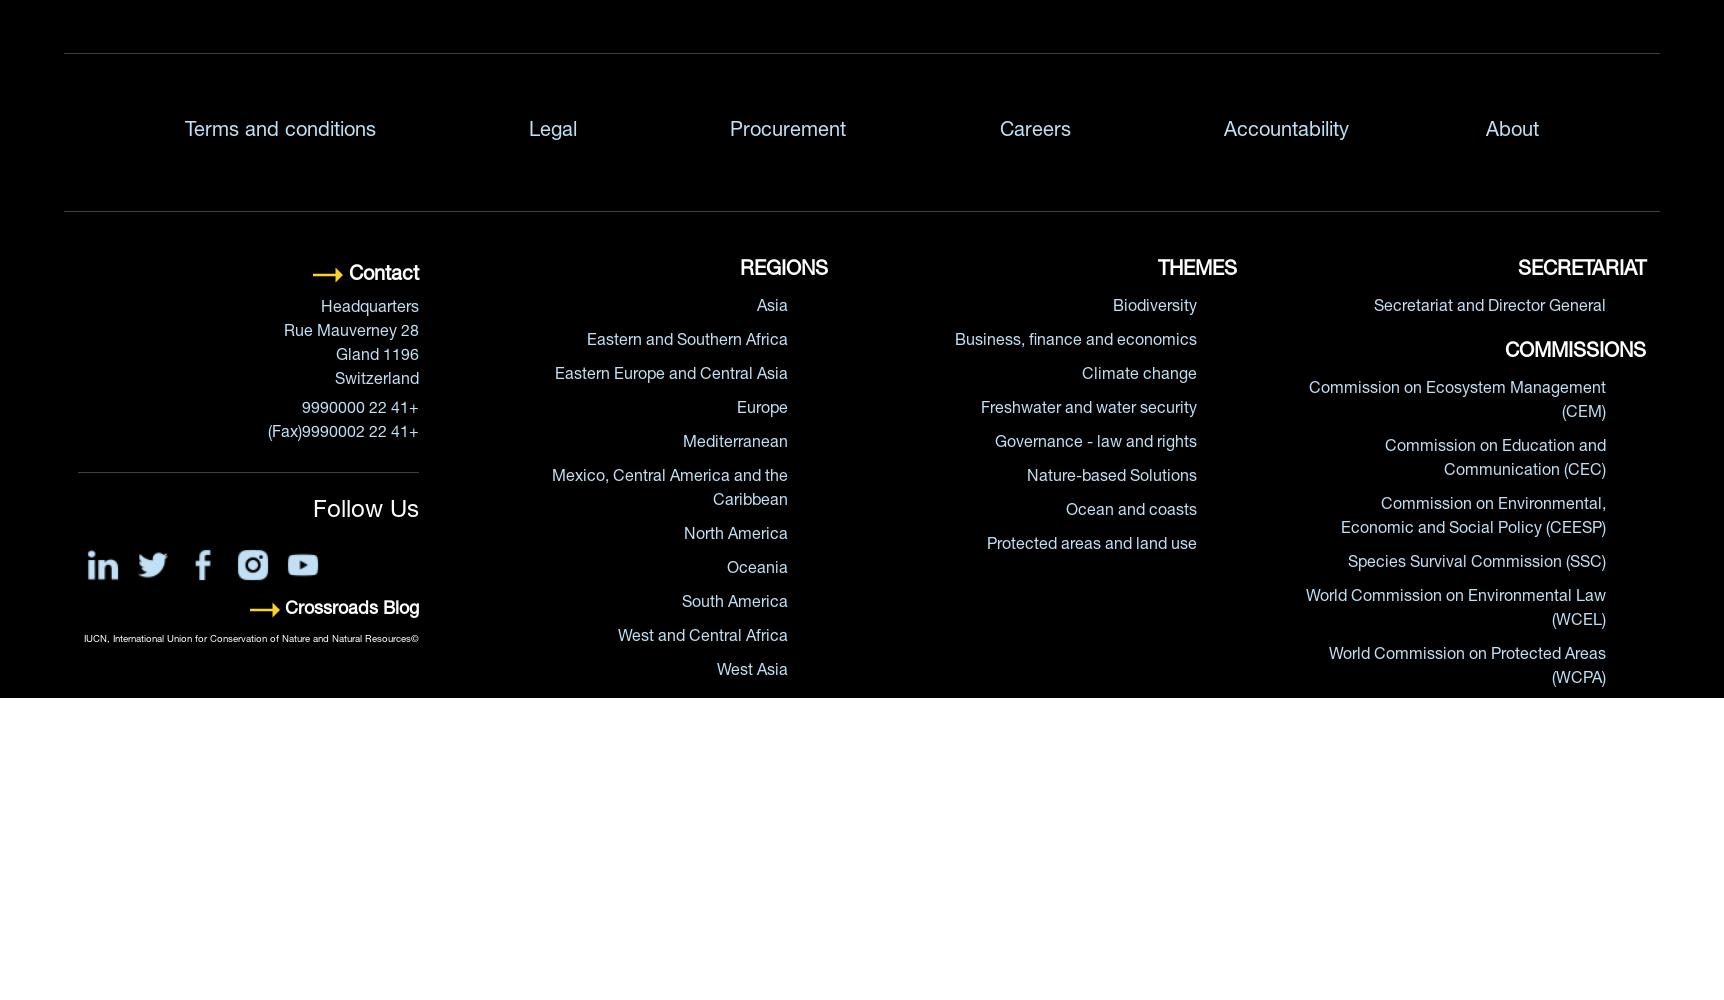 The height and width of the screenshot is (1000, 1724). Describe the element at coordinates (1154, 308) in the screenshot. I see `'Biodiversity'` at that location.